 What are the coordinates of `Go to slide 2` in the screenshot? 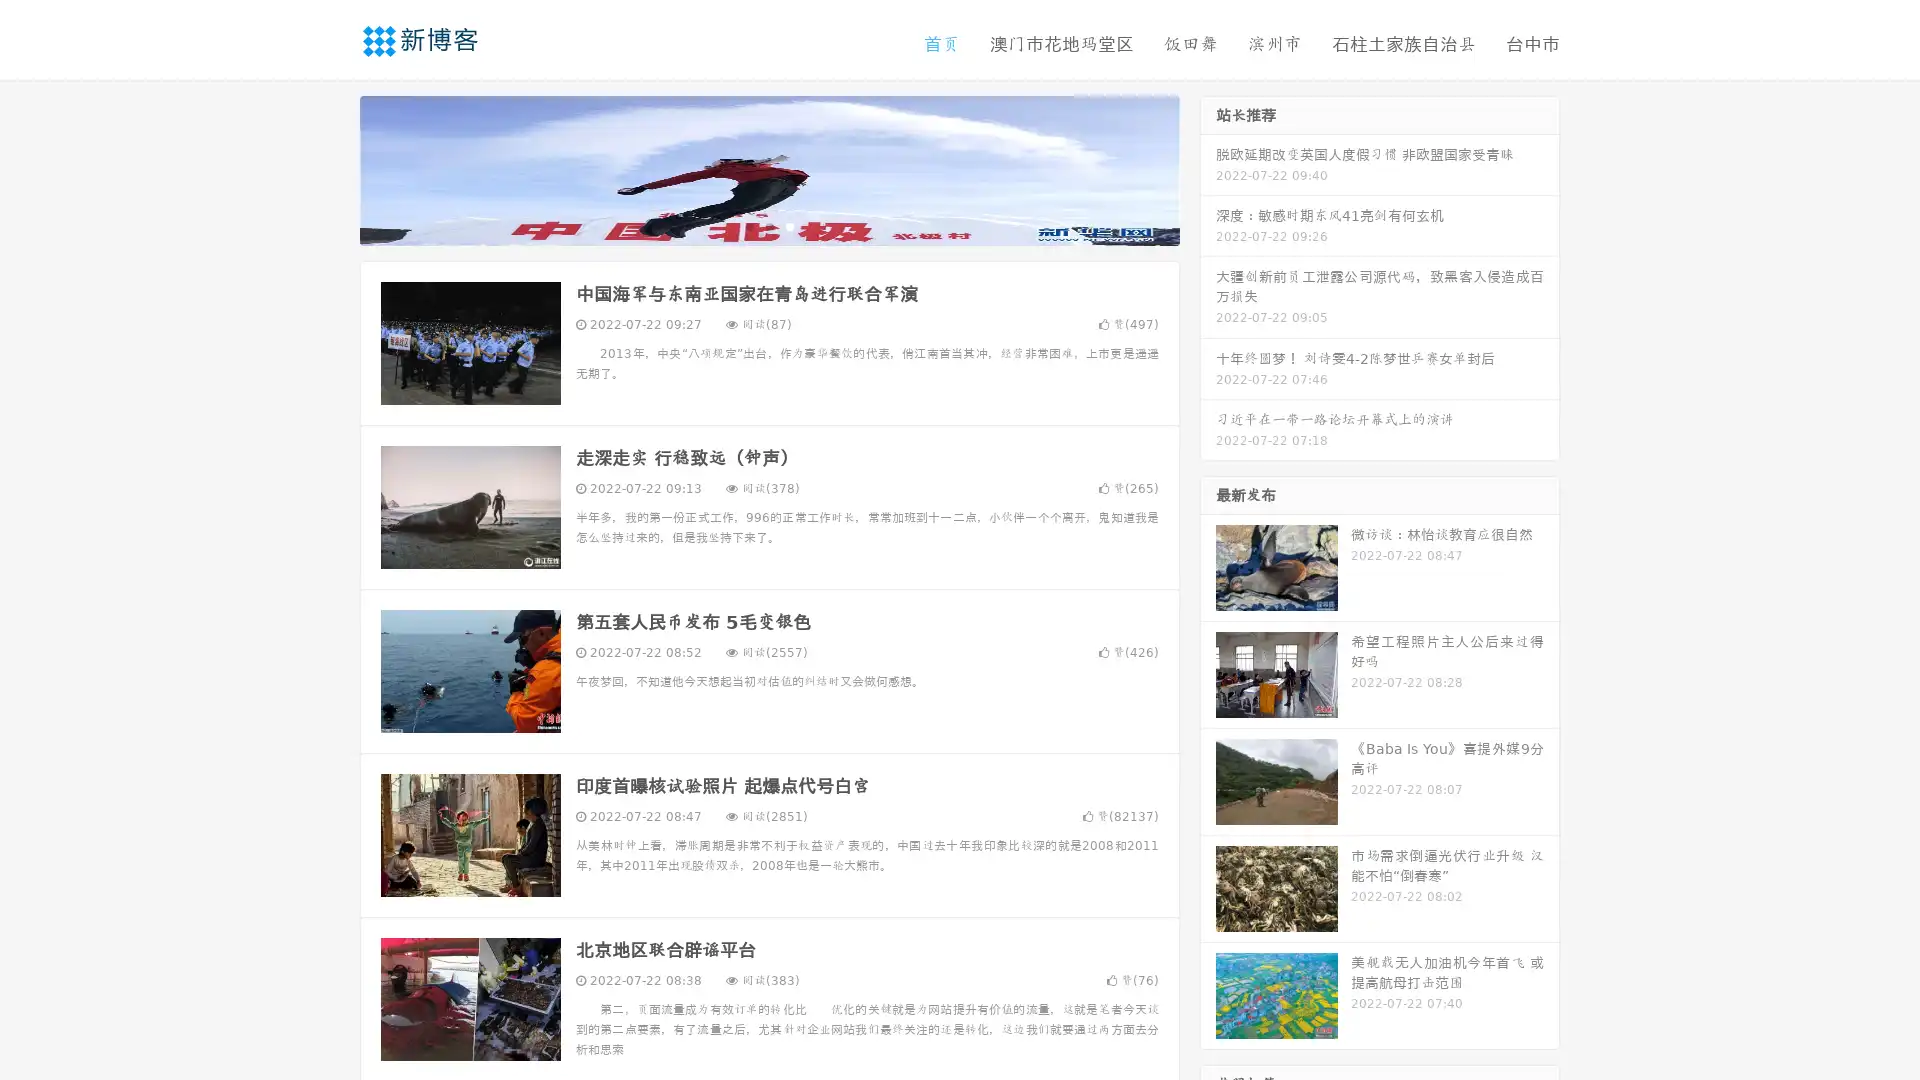 It's located at (768, 225).